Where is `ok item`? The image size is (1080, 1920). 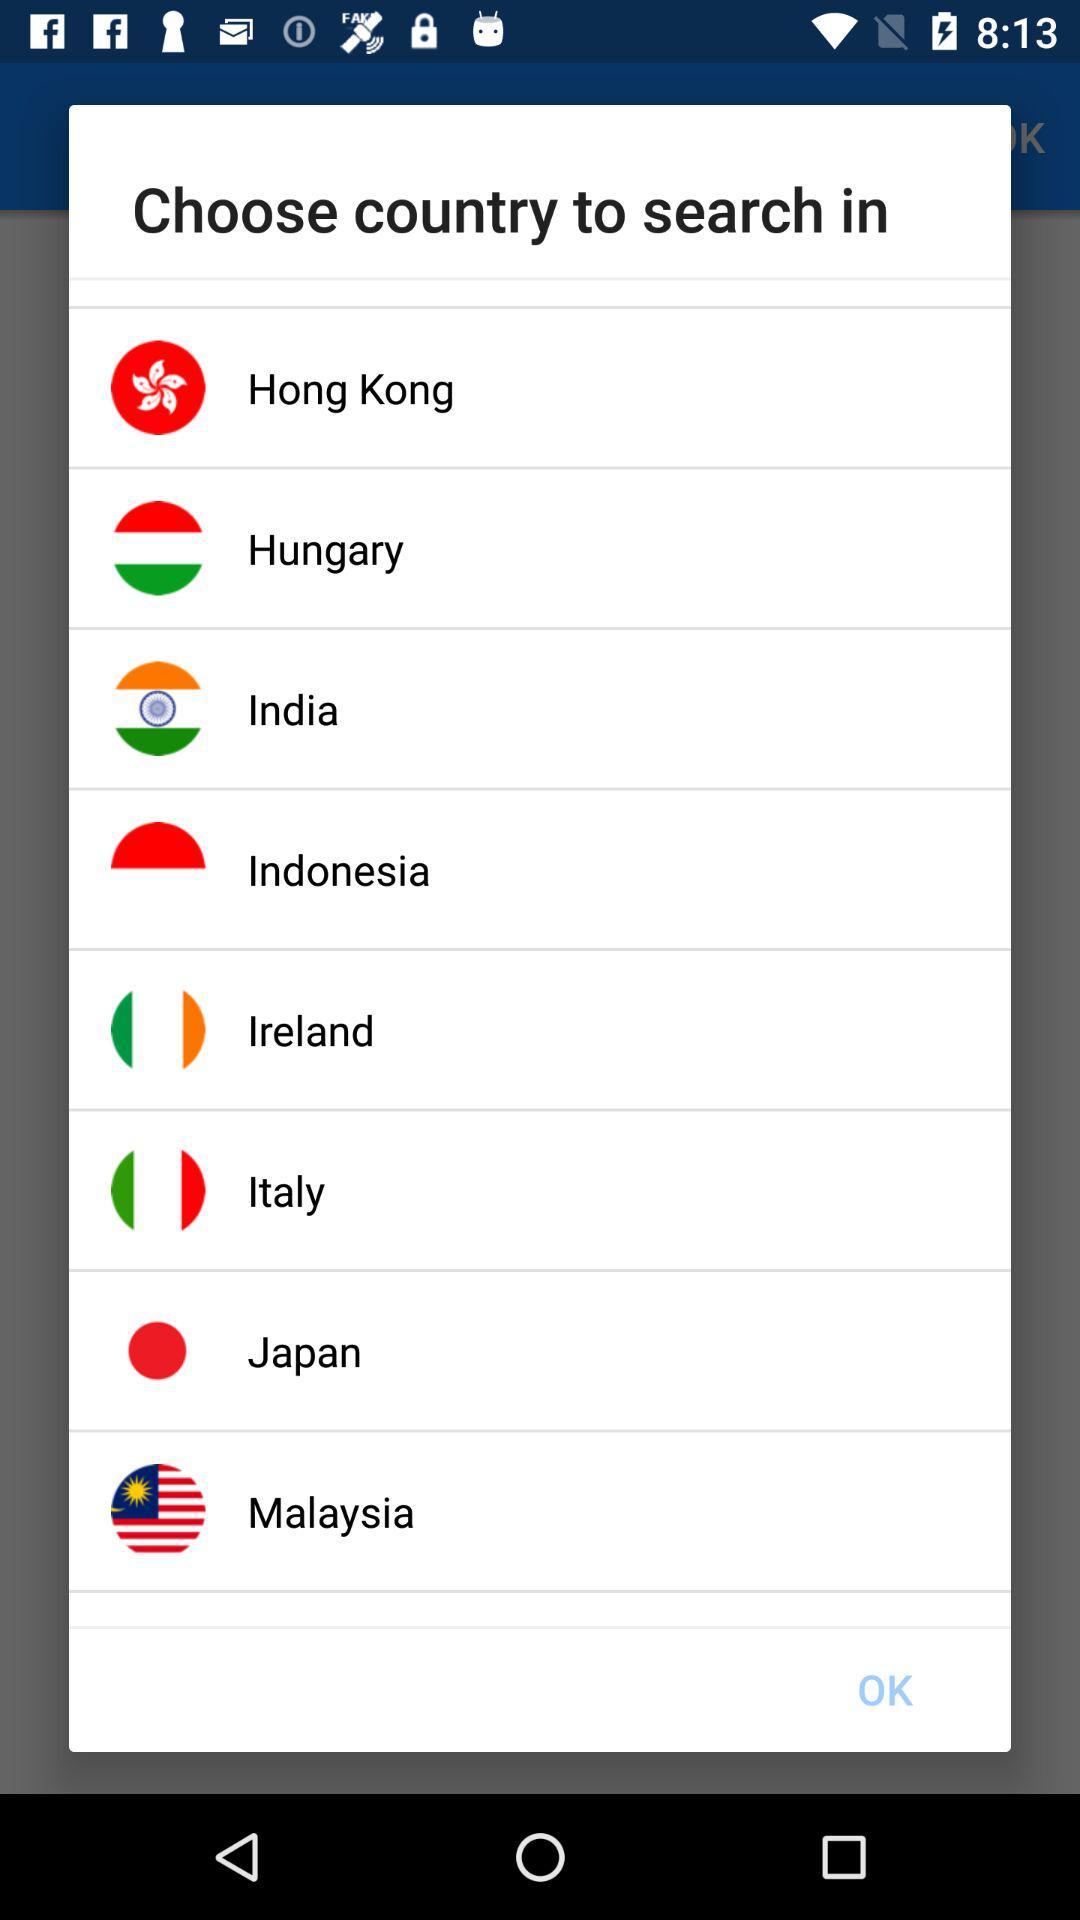 ok item is located at coordinates (883, 1688).